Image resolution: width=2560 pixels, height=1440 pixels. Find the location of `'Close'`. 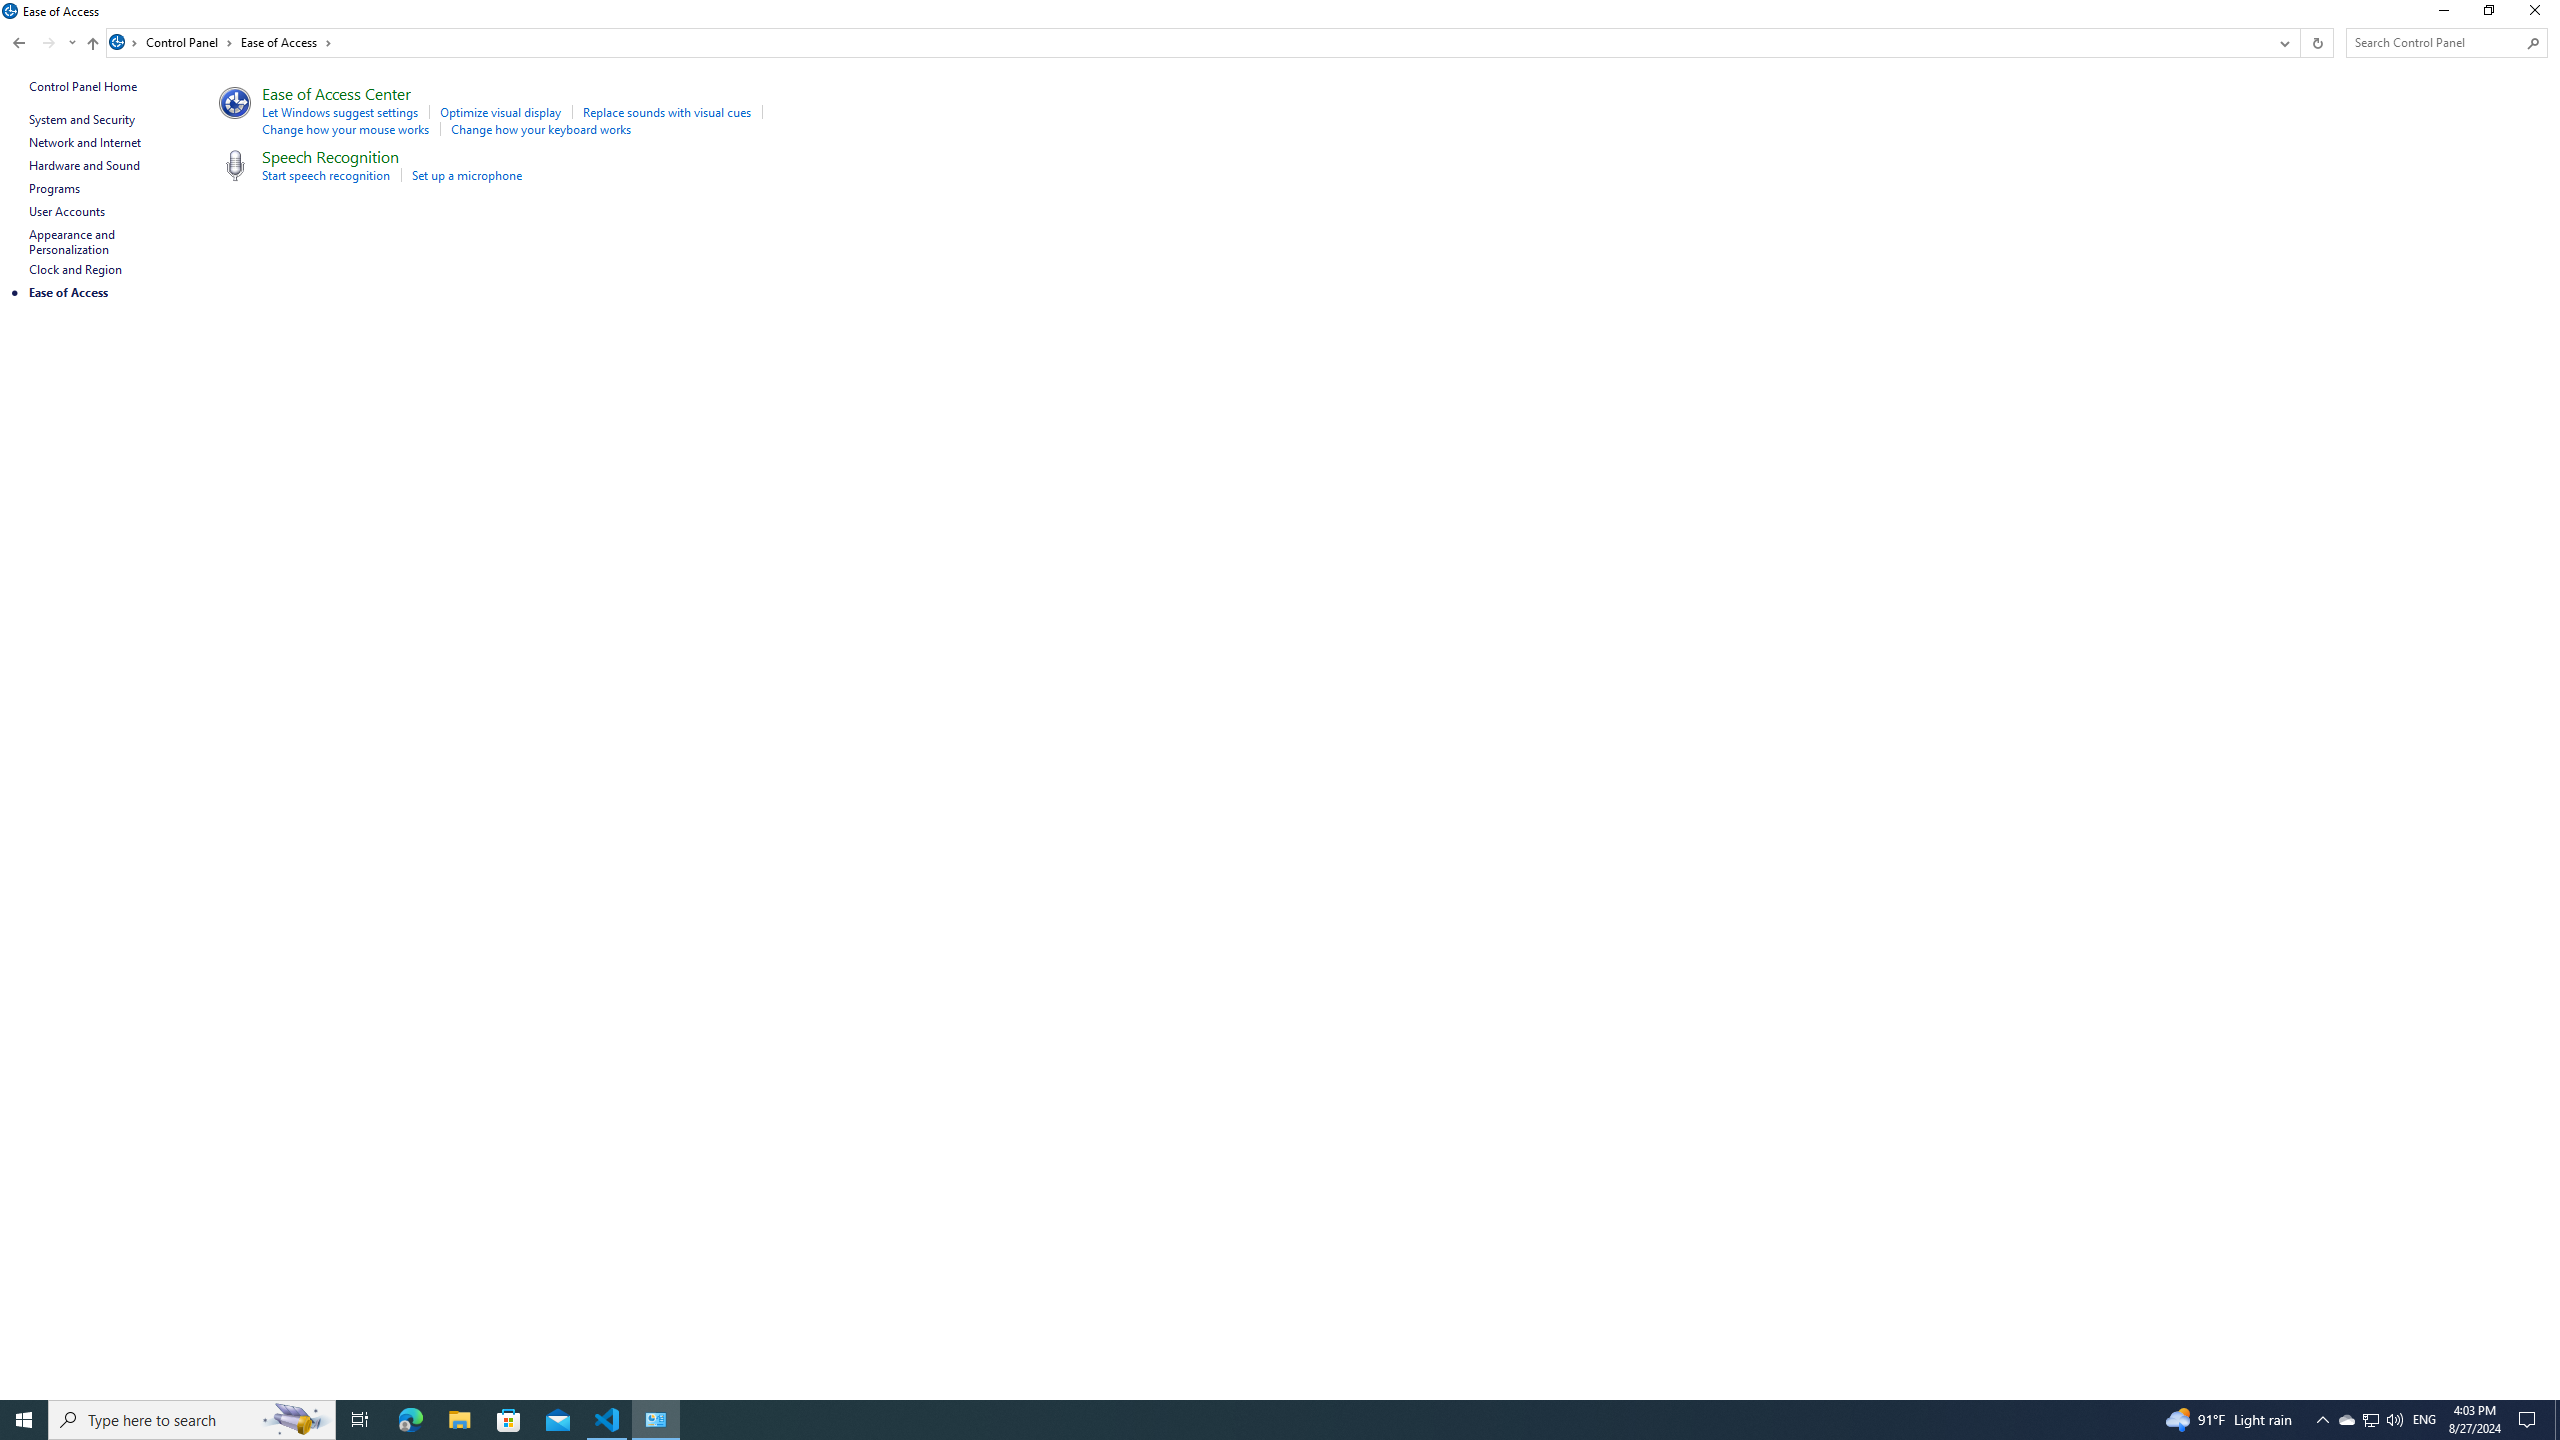

'Close' is located at coordinates (2539, 15).